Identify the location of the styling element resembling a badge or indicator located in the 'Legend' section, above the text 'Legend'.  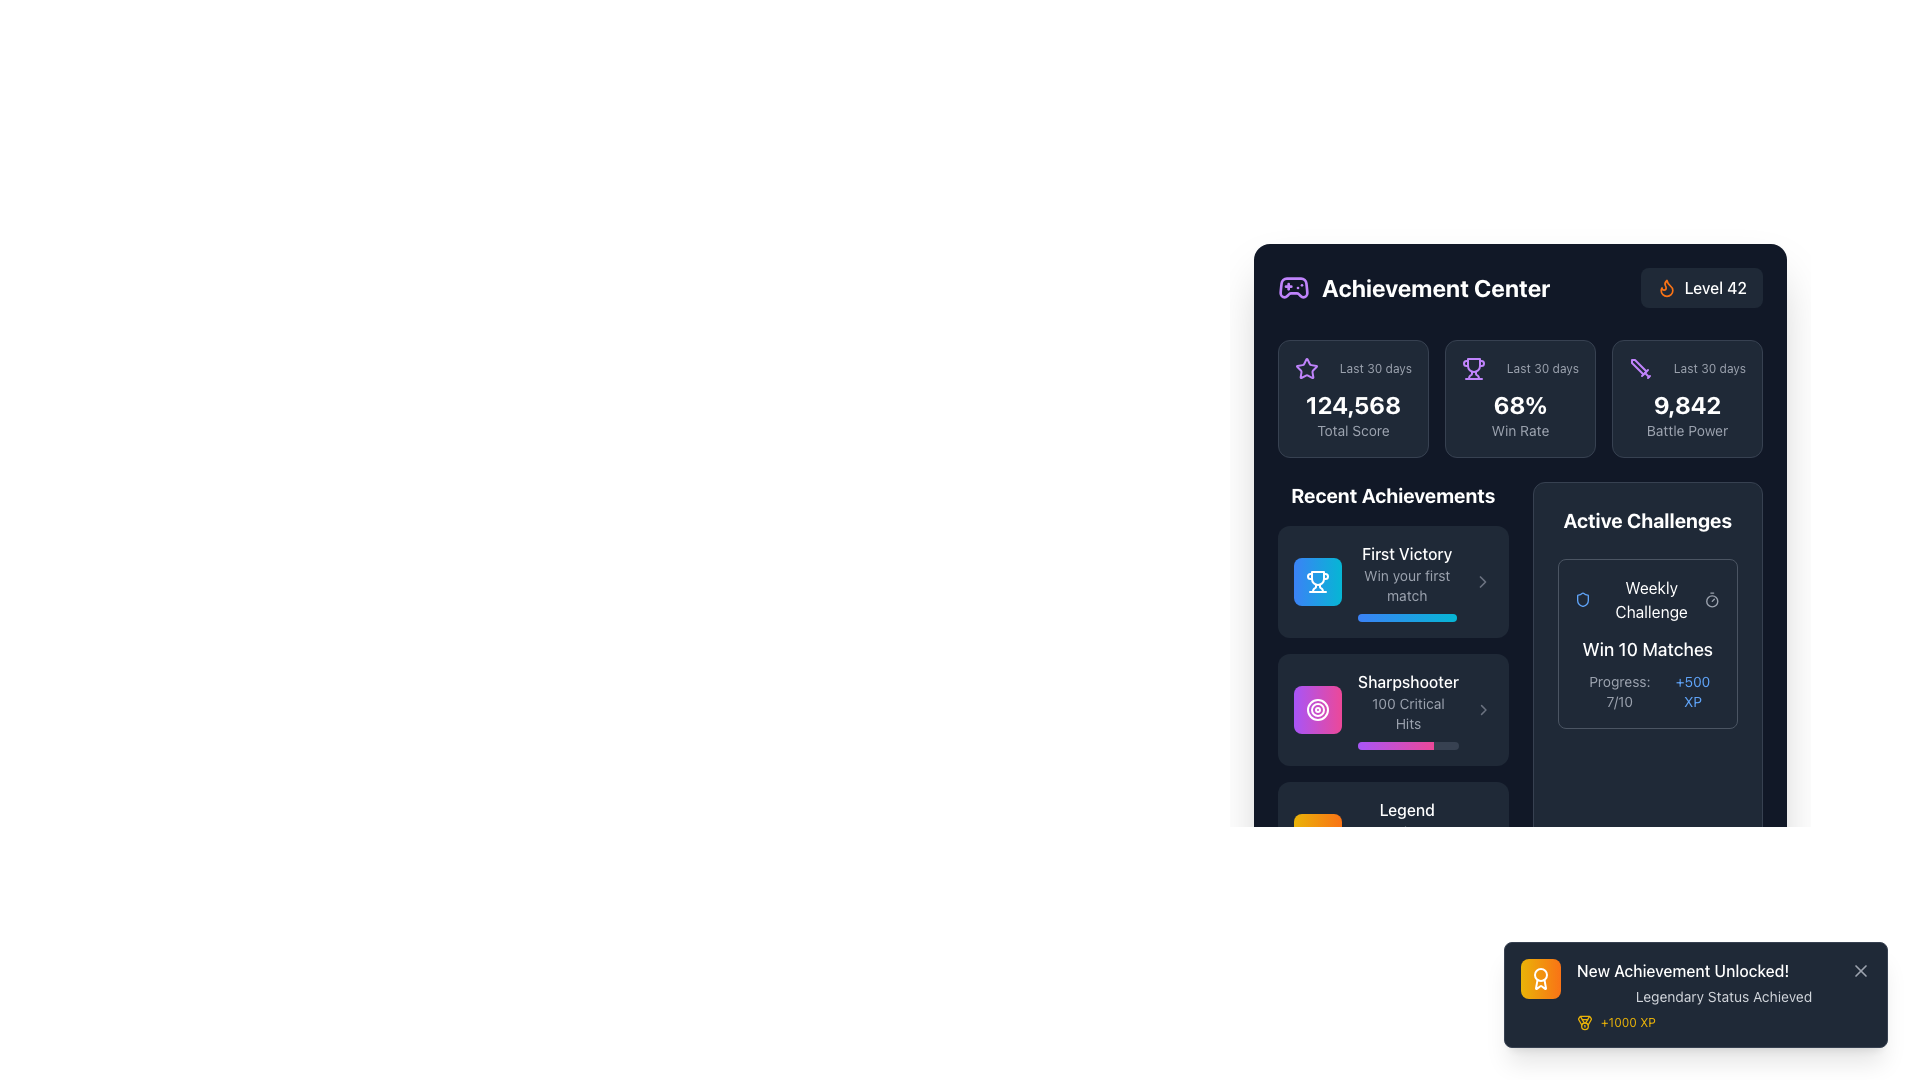
(1318, 837).